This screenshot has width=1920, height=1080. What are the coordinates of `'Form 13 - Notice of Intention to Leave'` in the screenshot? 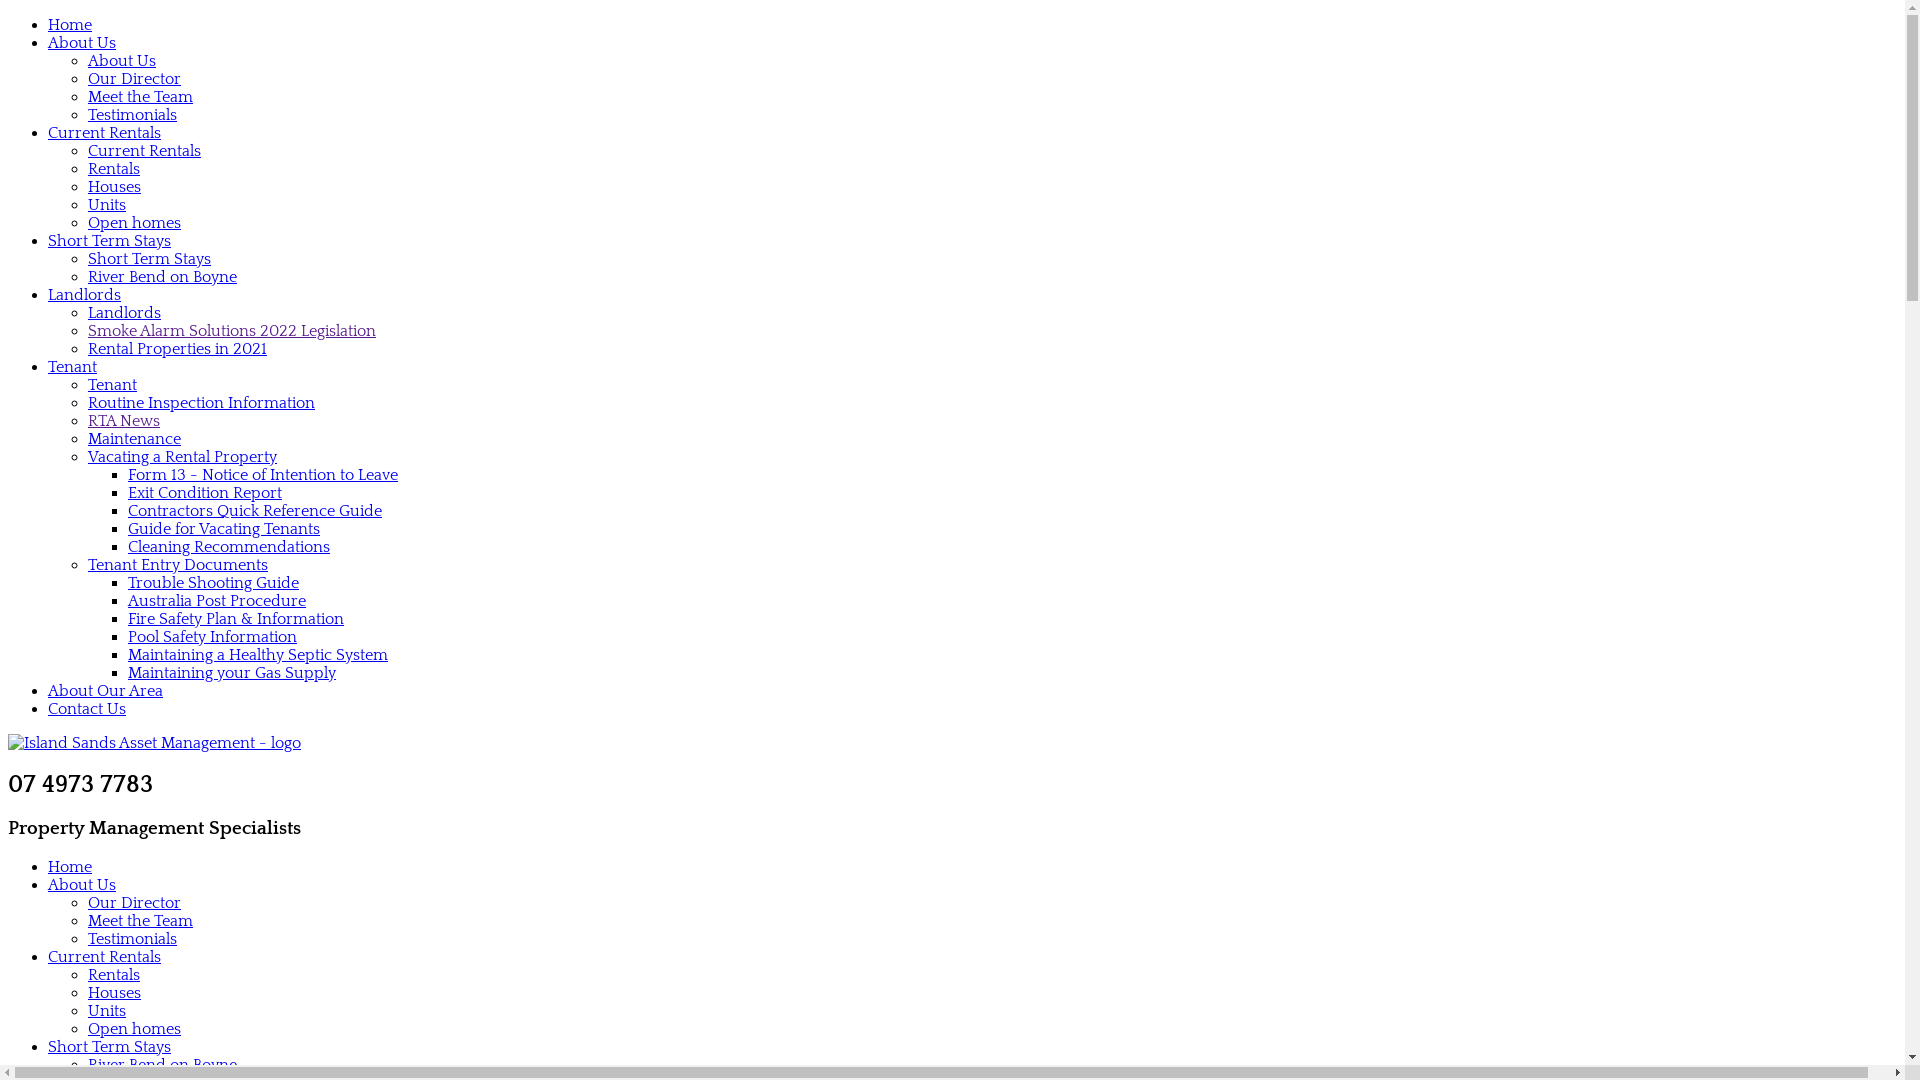 It's located at (262, 474).